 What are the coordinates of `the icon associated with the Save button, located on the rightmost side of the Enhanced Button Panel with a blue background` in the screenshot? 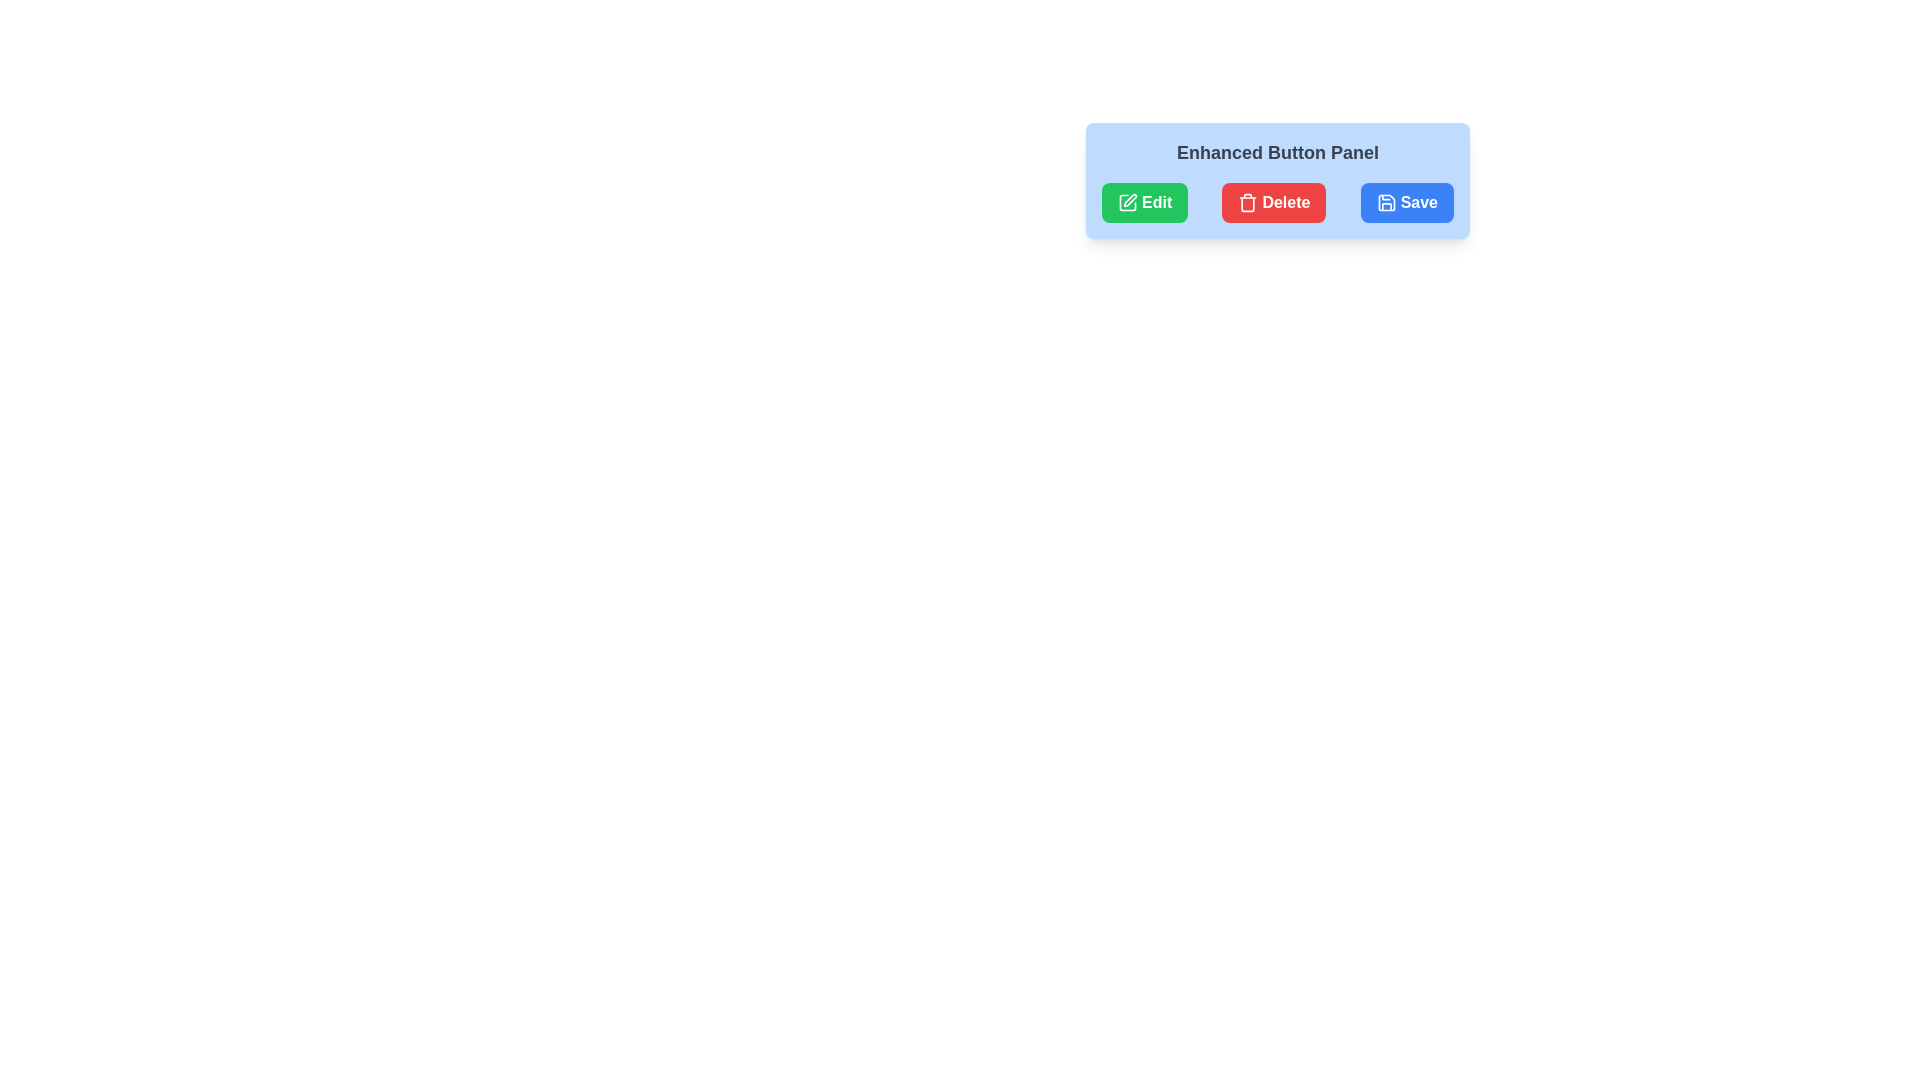 It's located at (1385, 203).